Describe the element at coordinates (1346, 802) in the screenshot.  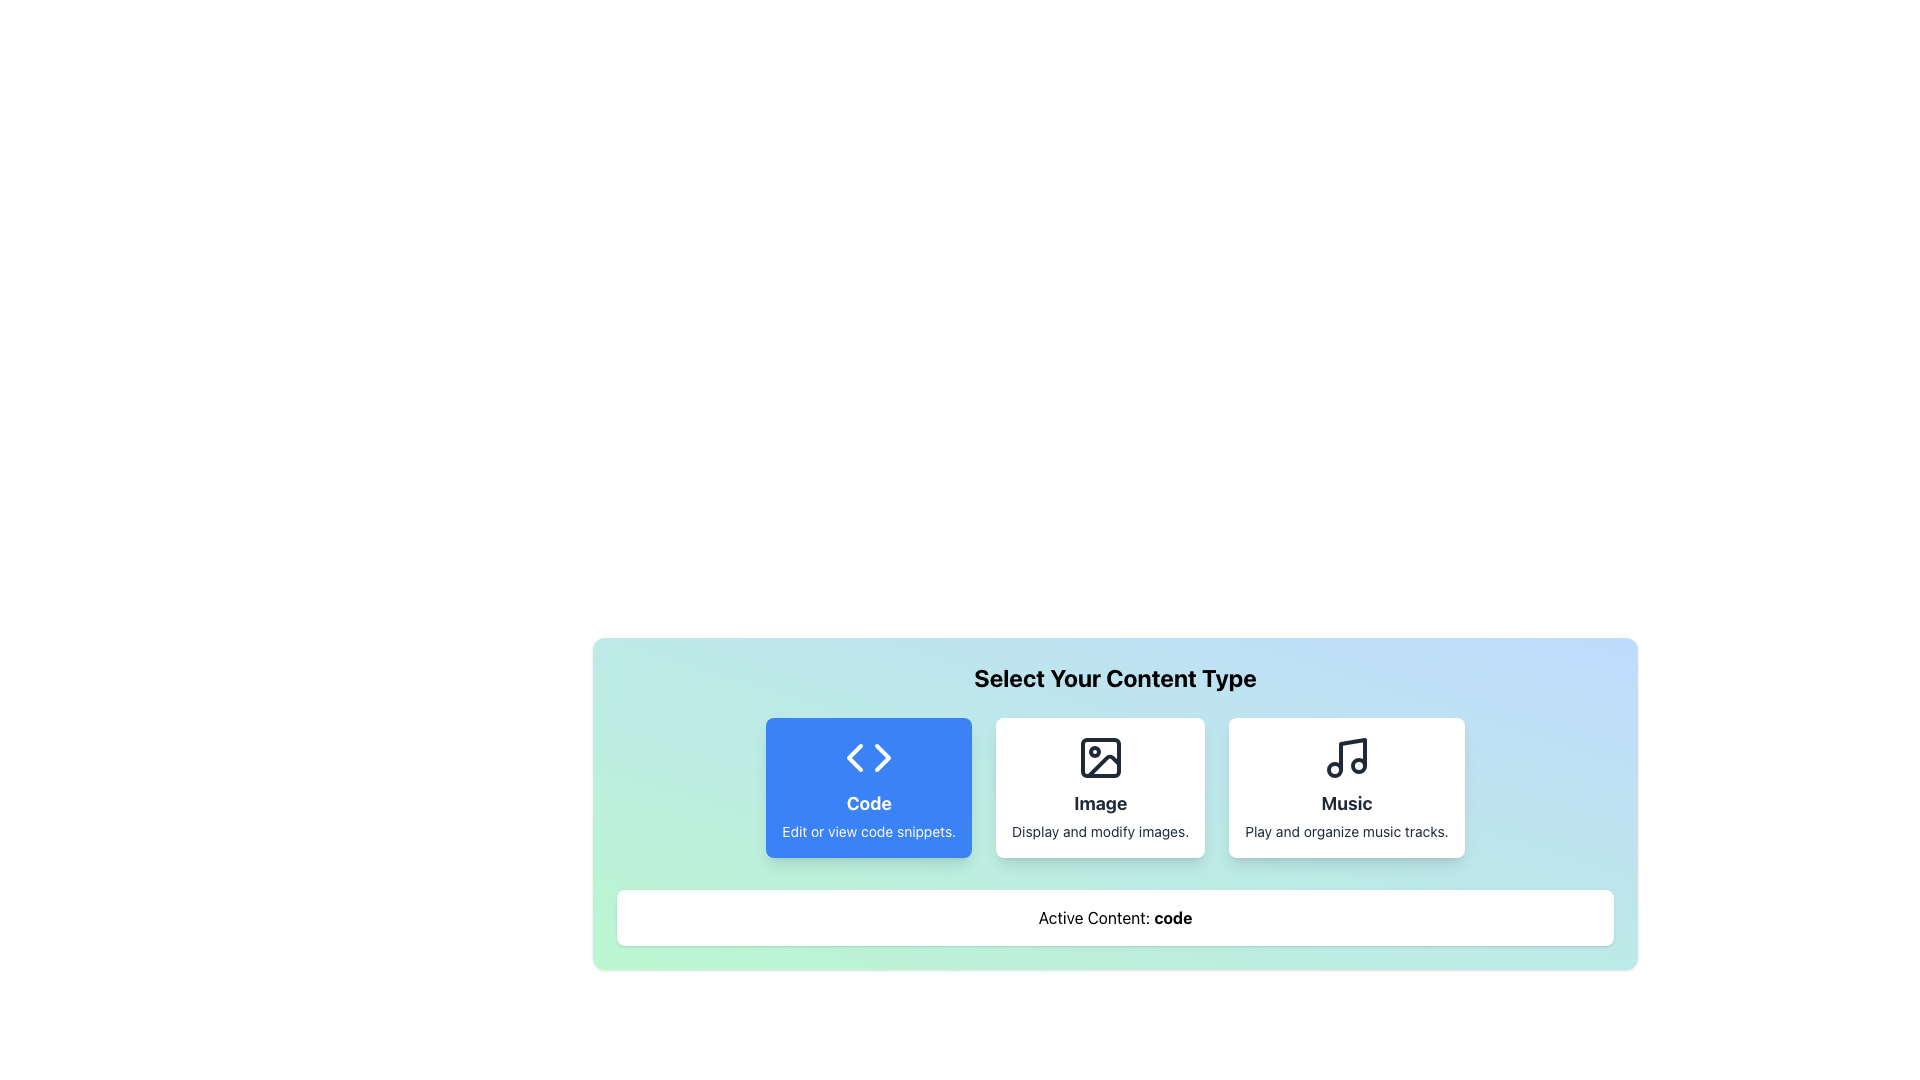
I see `the static text label that serves as the title for the music card, located at the center of the interface, positioned above a smaller text and below a music icon` at that location.